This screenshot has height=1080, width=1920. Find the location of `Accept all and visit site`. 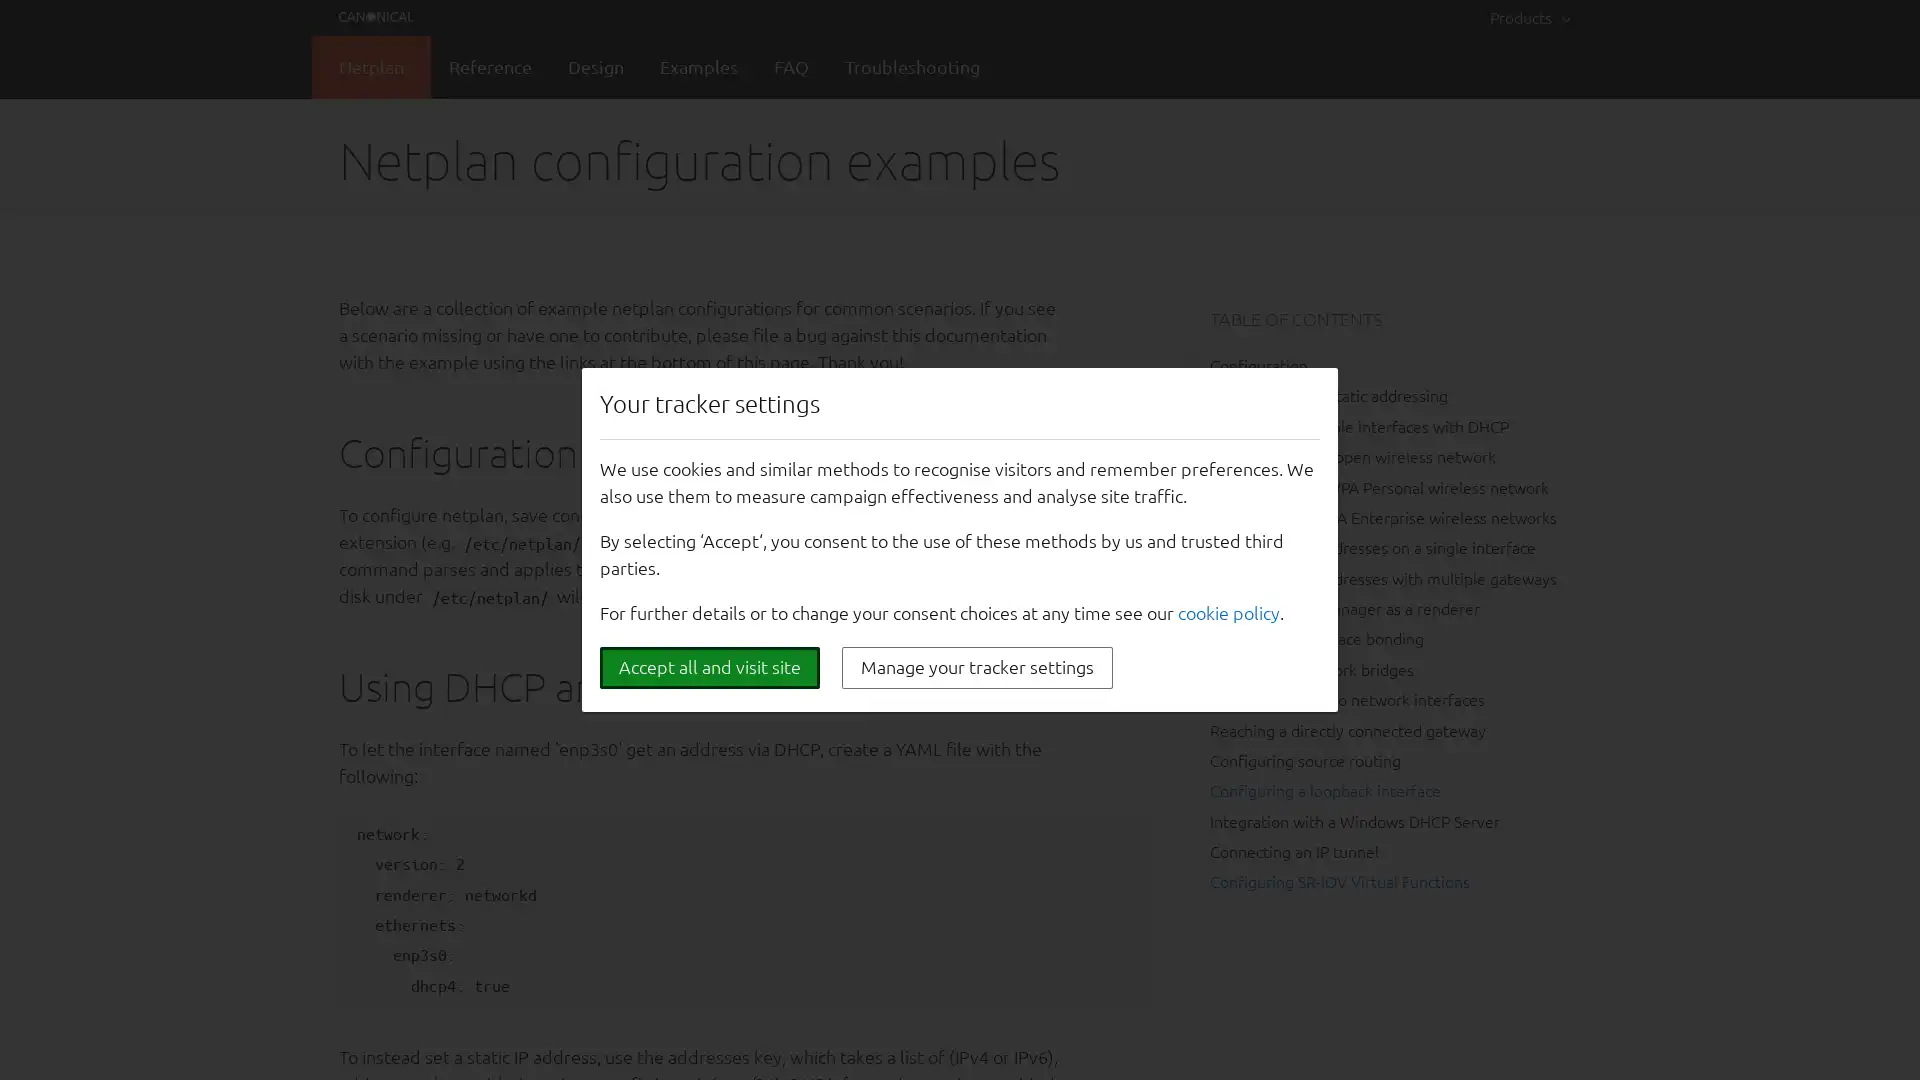

Accept all and visit site is located at coordinates (710, 667).